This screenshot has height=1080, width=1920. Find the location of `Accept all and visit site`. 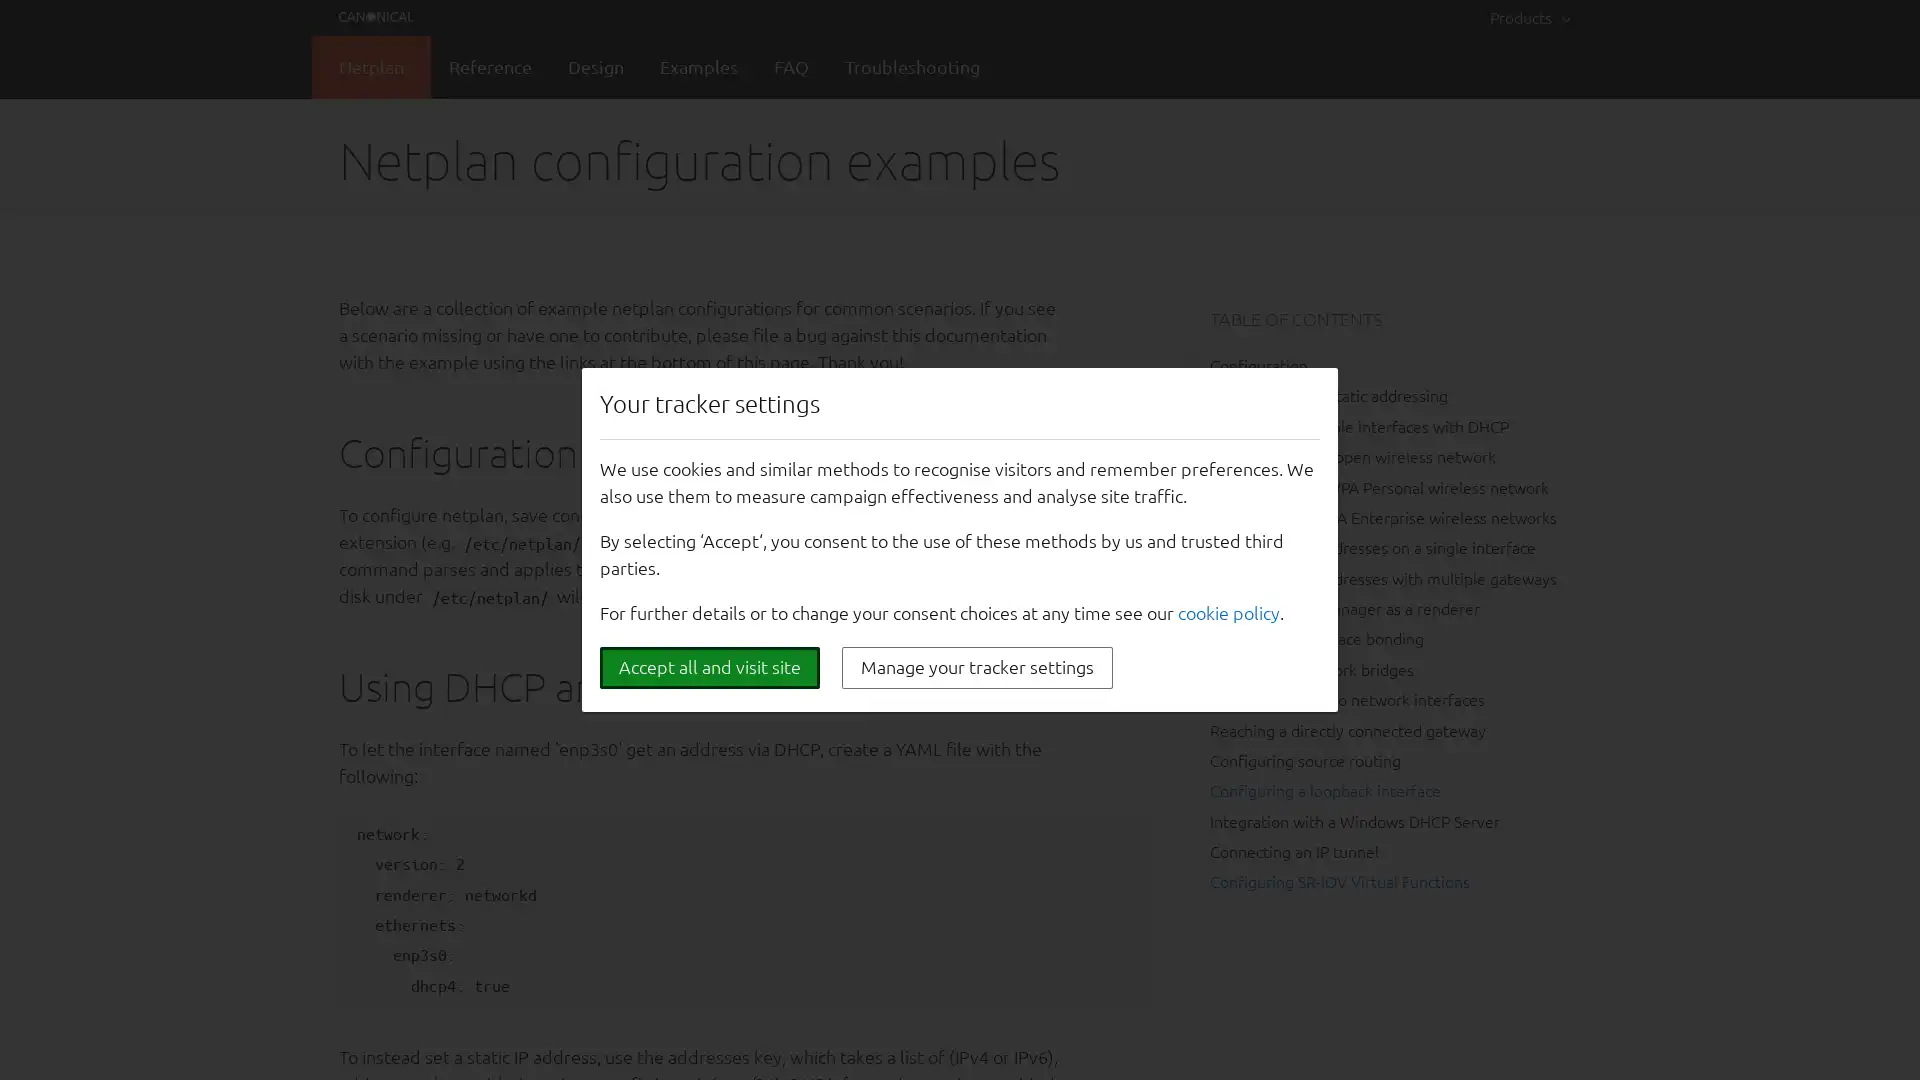

Accept all and visit site is located at coordinates (710, 667).